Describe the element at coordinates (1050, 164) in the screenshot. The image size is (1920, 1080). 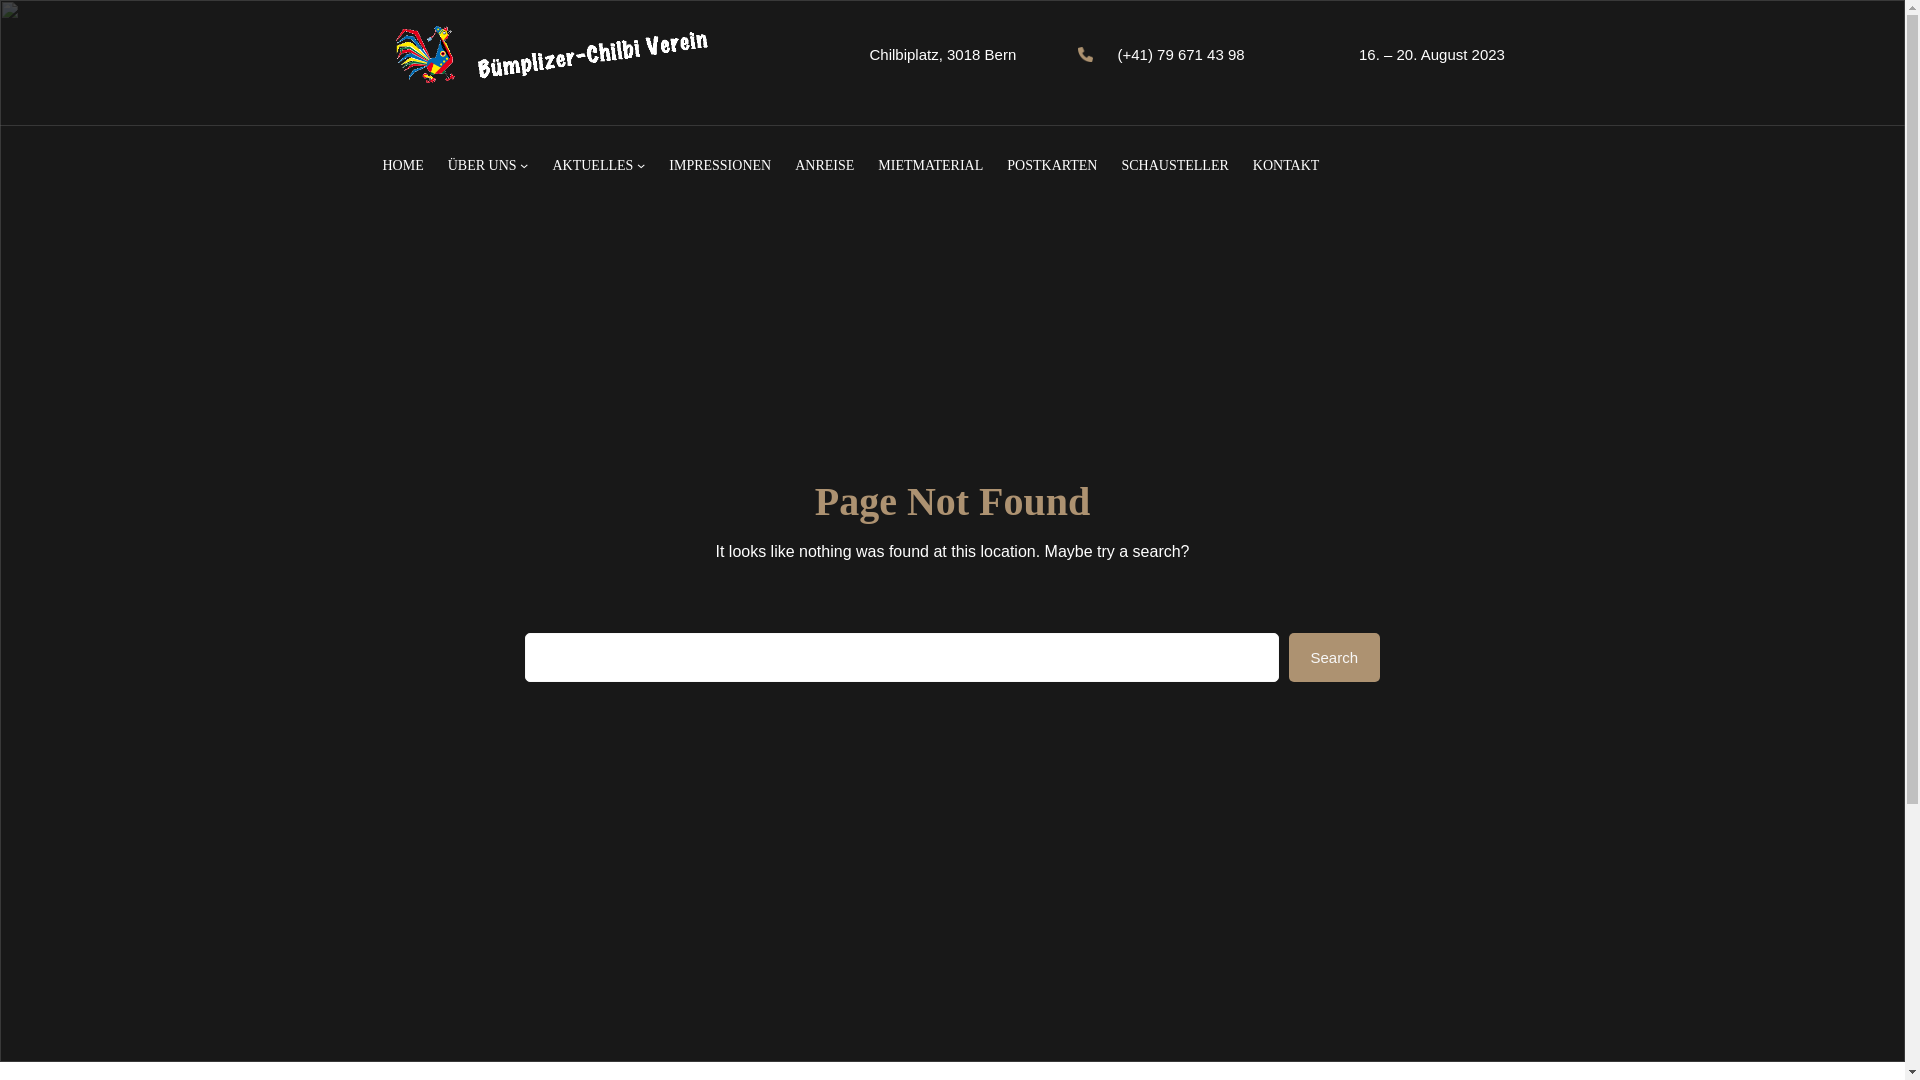
I see `'POSTKARTEN'` at that location.